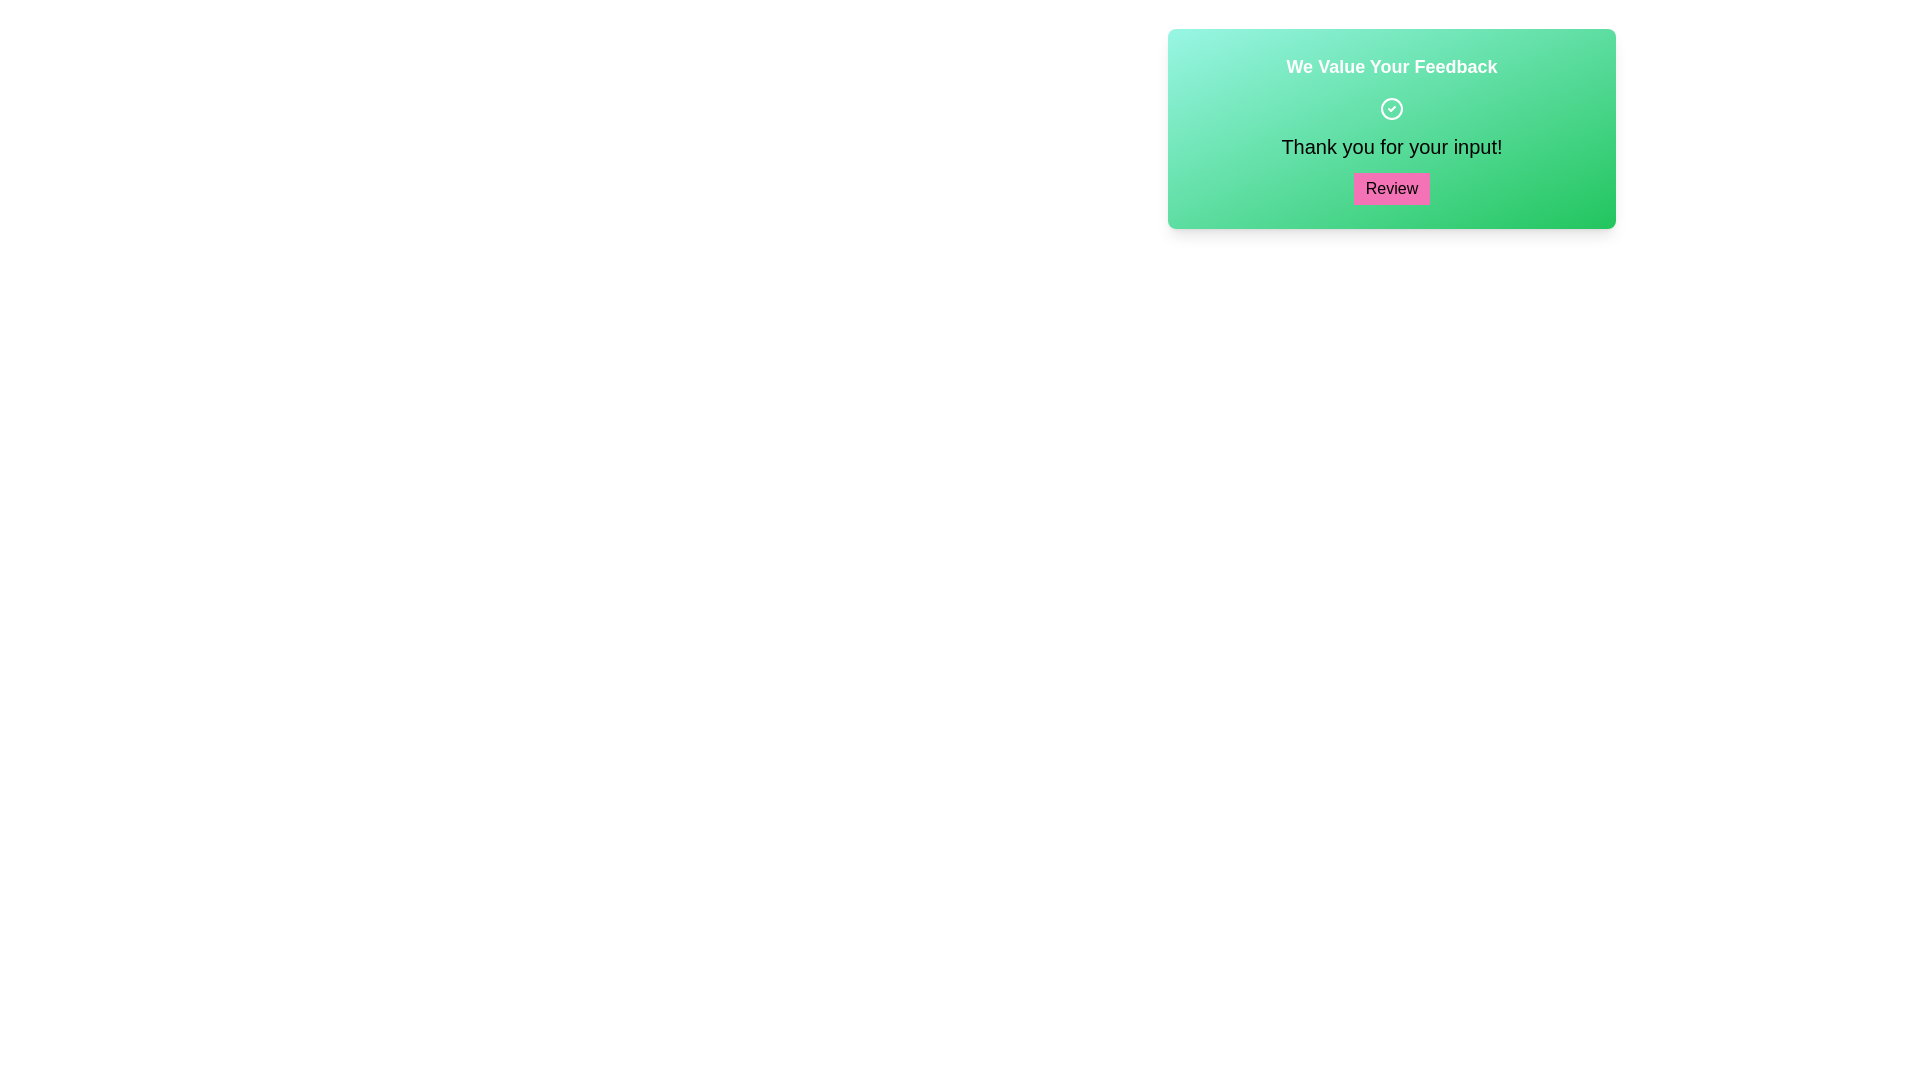  I want to click on the circular icon with a checkmark inside, which is centrally positioned in the green feedback widget above the text 'Thank you for your input!' and below the title 'We Value Your Feedback', so click(1391, 108).